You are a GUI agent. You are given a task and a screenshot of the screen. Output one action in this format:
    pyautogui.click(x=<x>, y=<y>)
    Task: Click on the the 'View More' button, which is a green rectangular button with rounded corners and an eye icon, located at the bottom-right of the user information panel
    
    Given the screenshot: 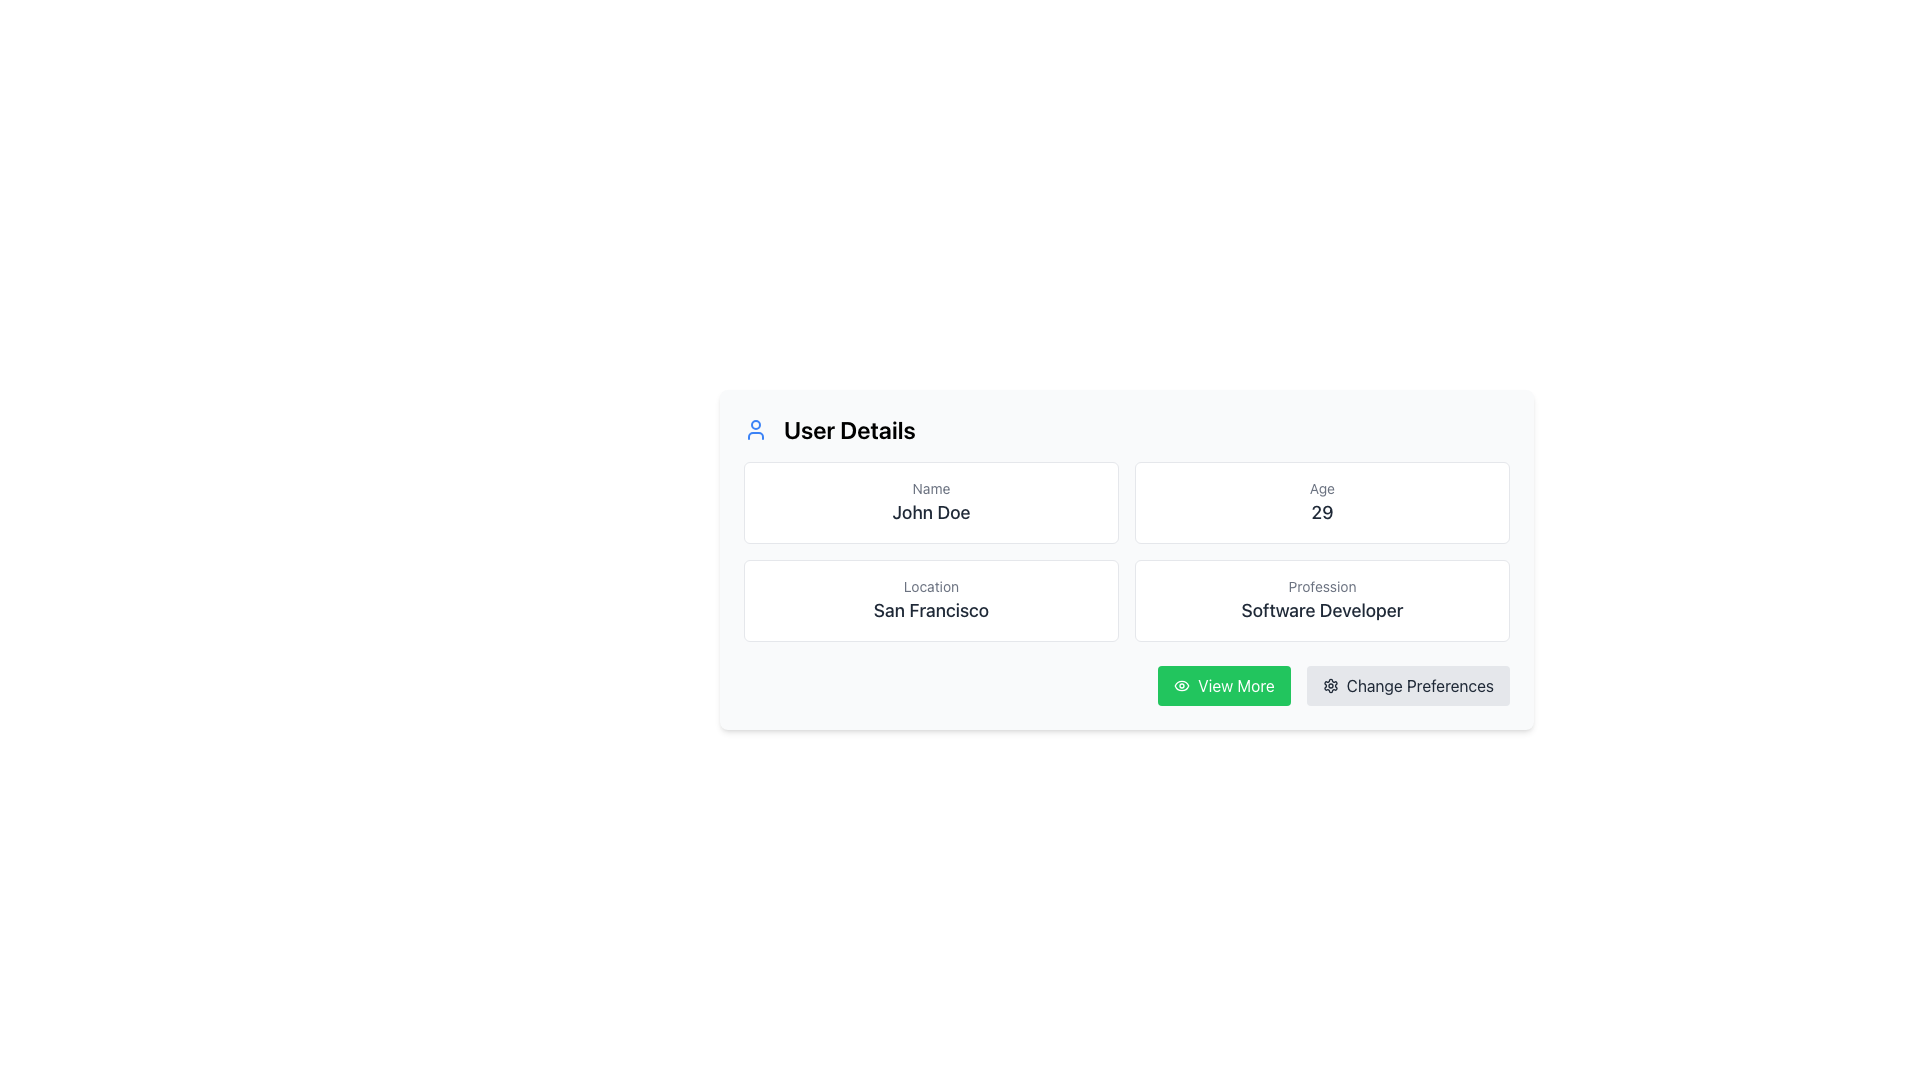 What is the action you would take?
    pyautogui.click(x=1223, y=685)
    